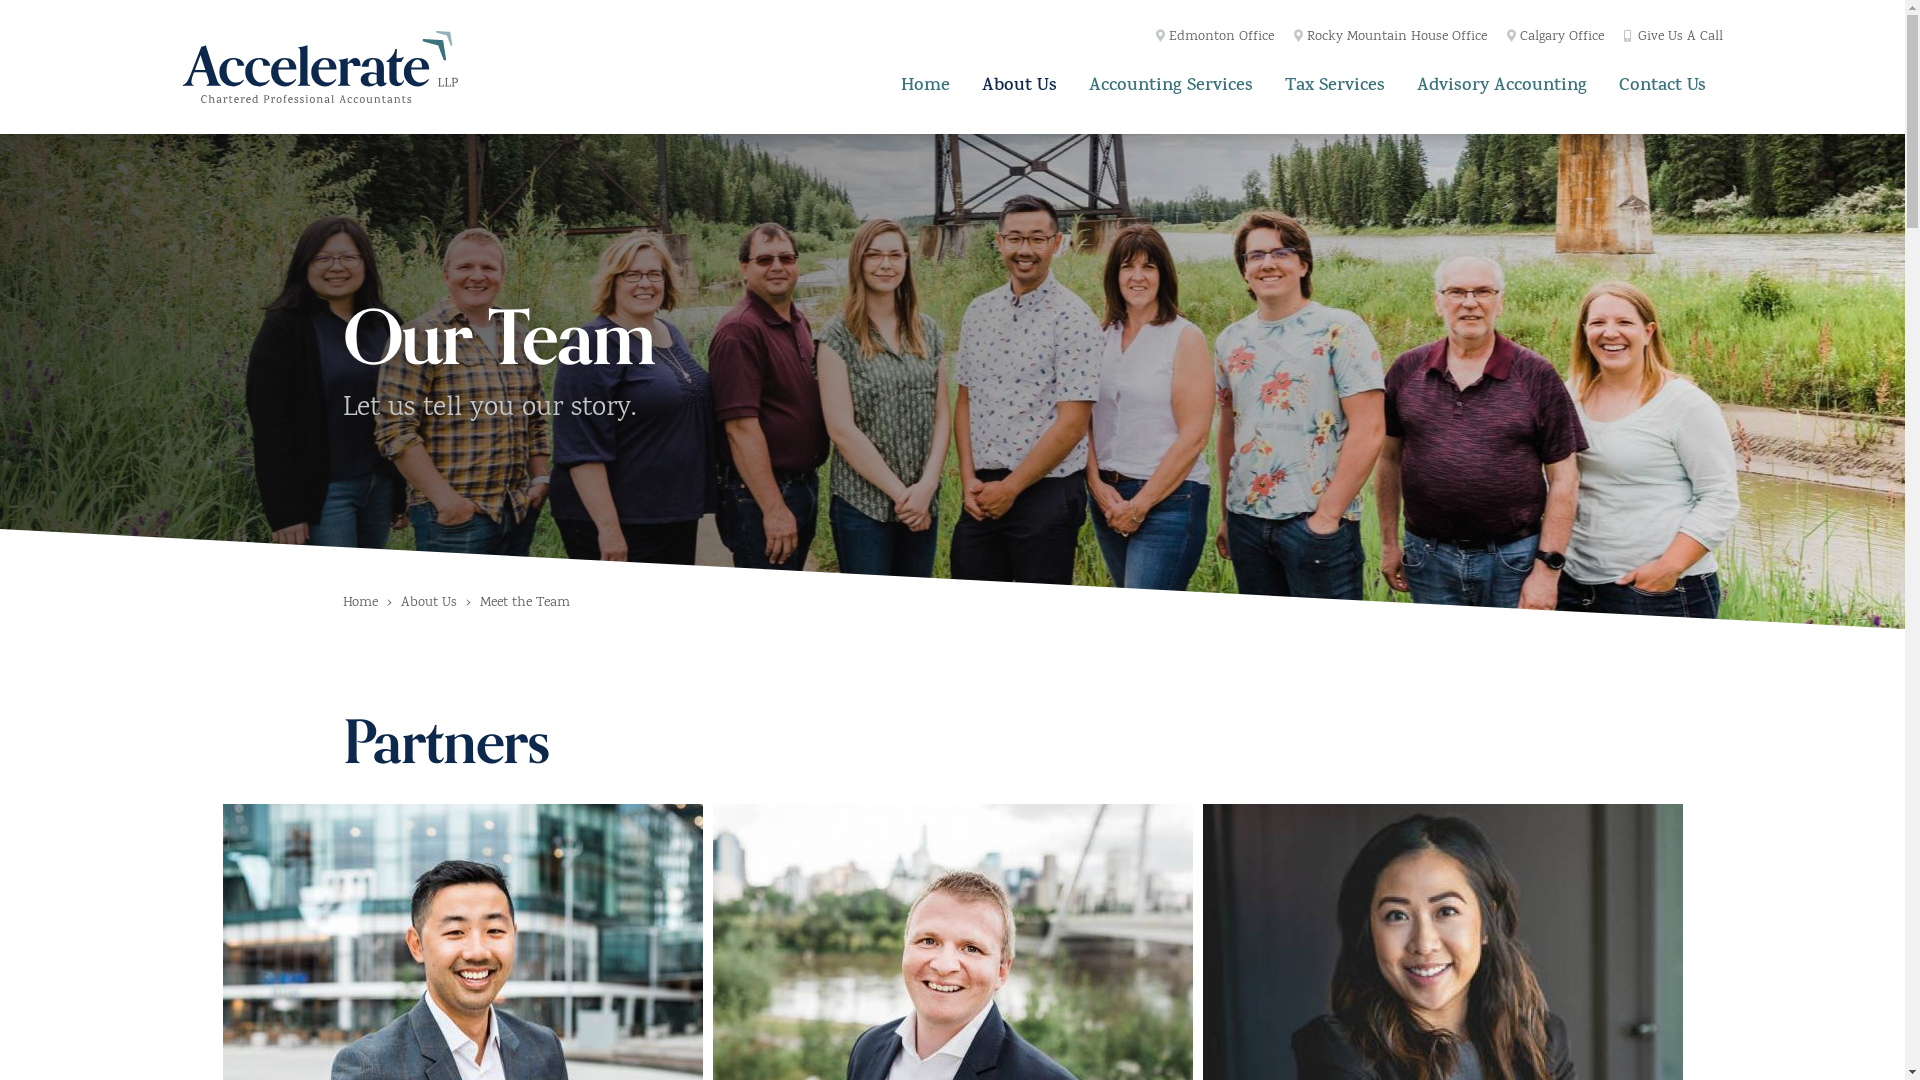 The width and height of the screenshot is (1920, 1080). What do you see at coordinates (360, 603) in the screenshot?
I see `'Home'` at bounding box center [360, 603].